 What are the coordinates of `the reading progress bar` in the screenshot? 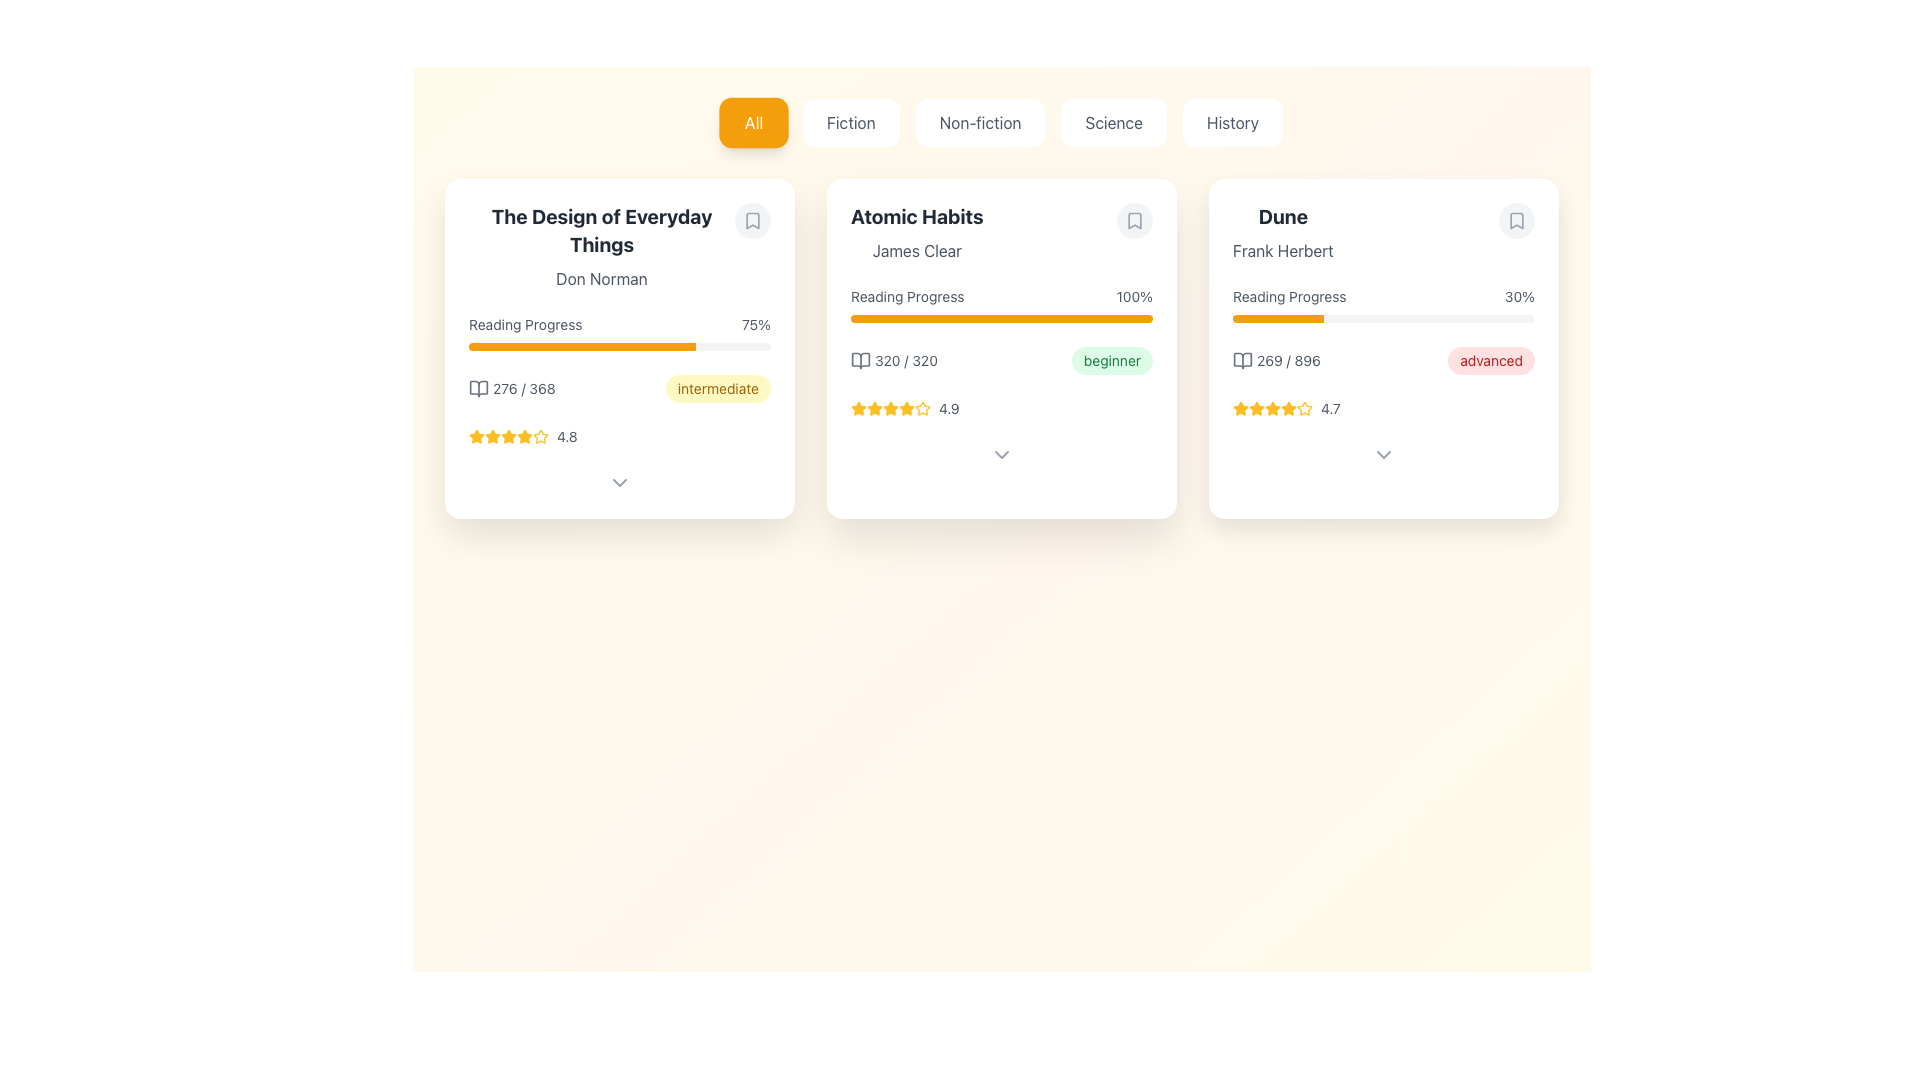 It's located at (691, 346).